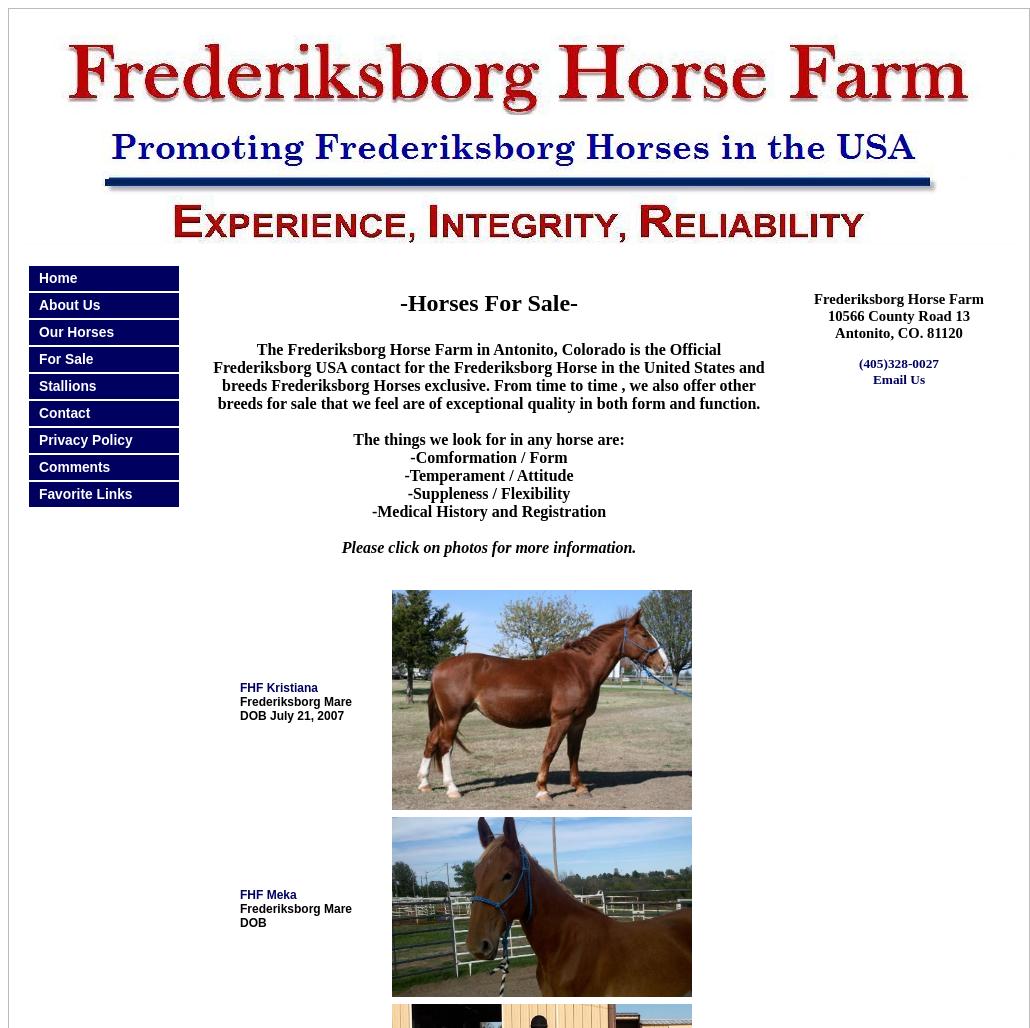 Image resolution: width=1030 pixels, height=1028 pixels. Describe the element at coordinates (340, 547) in the screenshot. I see `'Please click on photos for more information.'` at that location.